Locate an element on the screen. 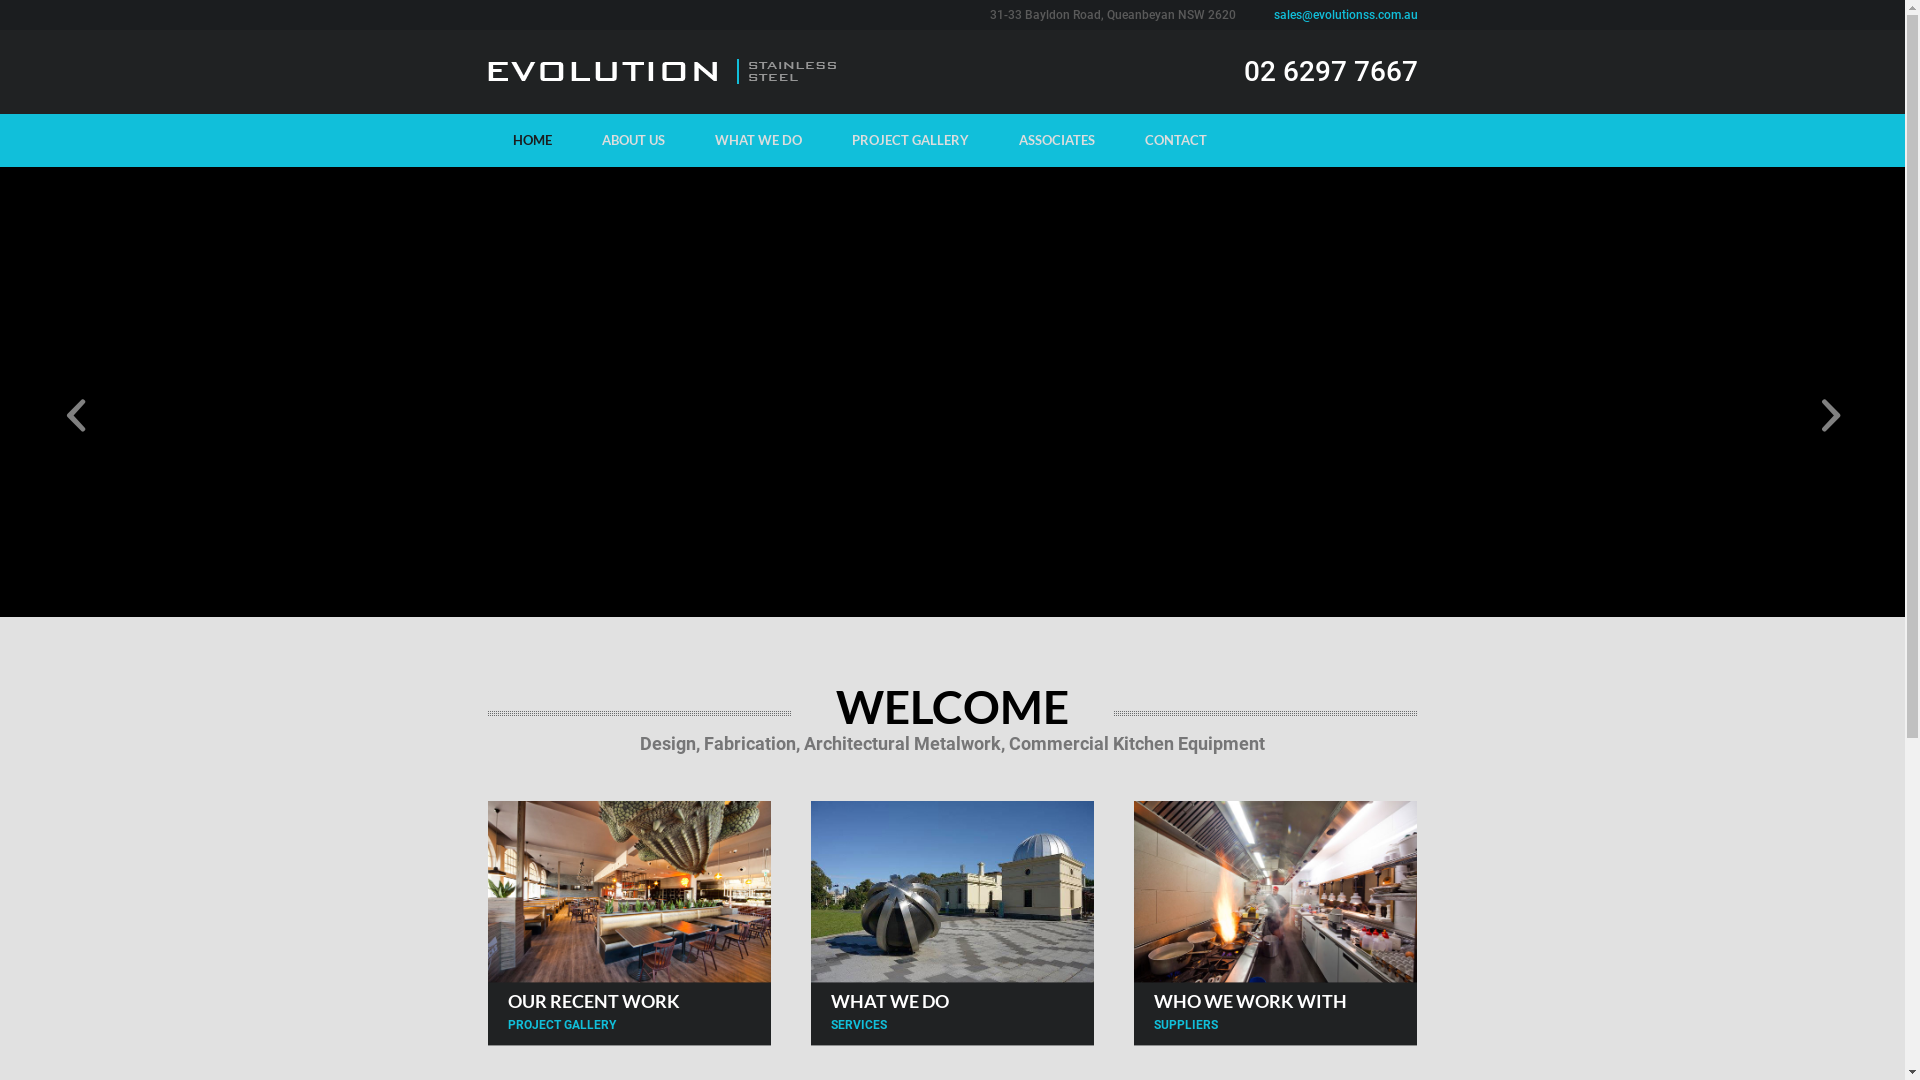 The width and height of the screenshot is (1920, 1080). 'ABOUT US' is located at coordinates (631, 139).